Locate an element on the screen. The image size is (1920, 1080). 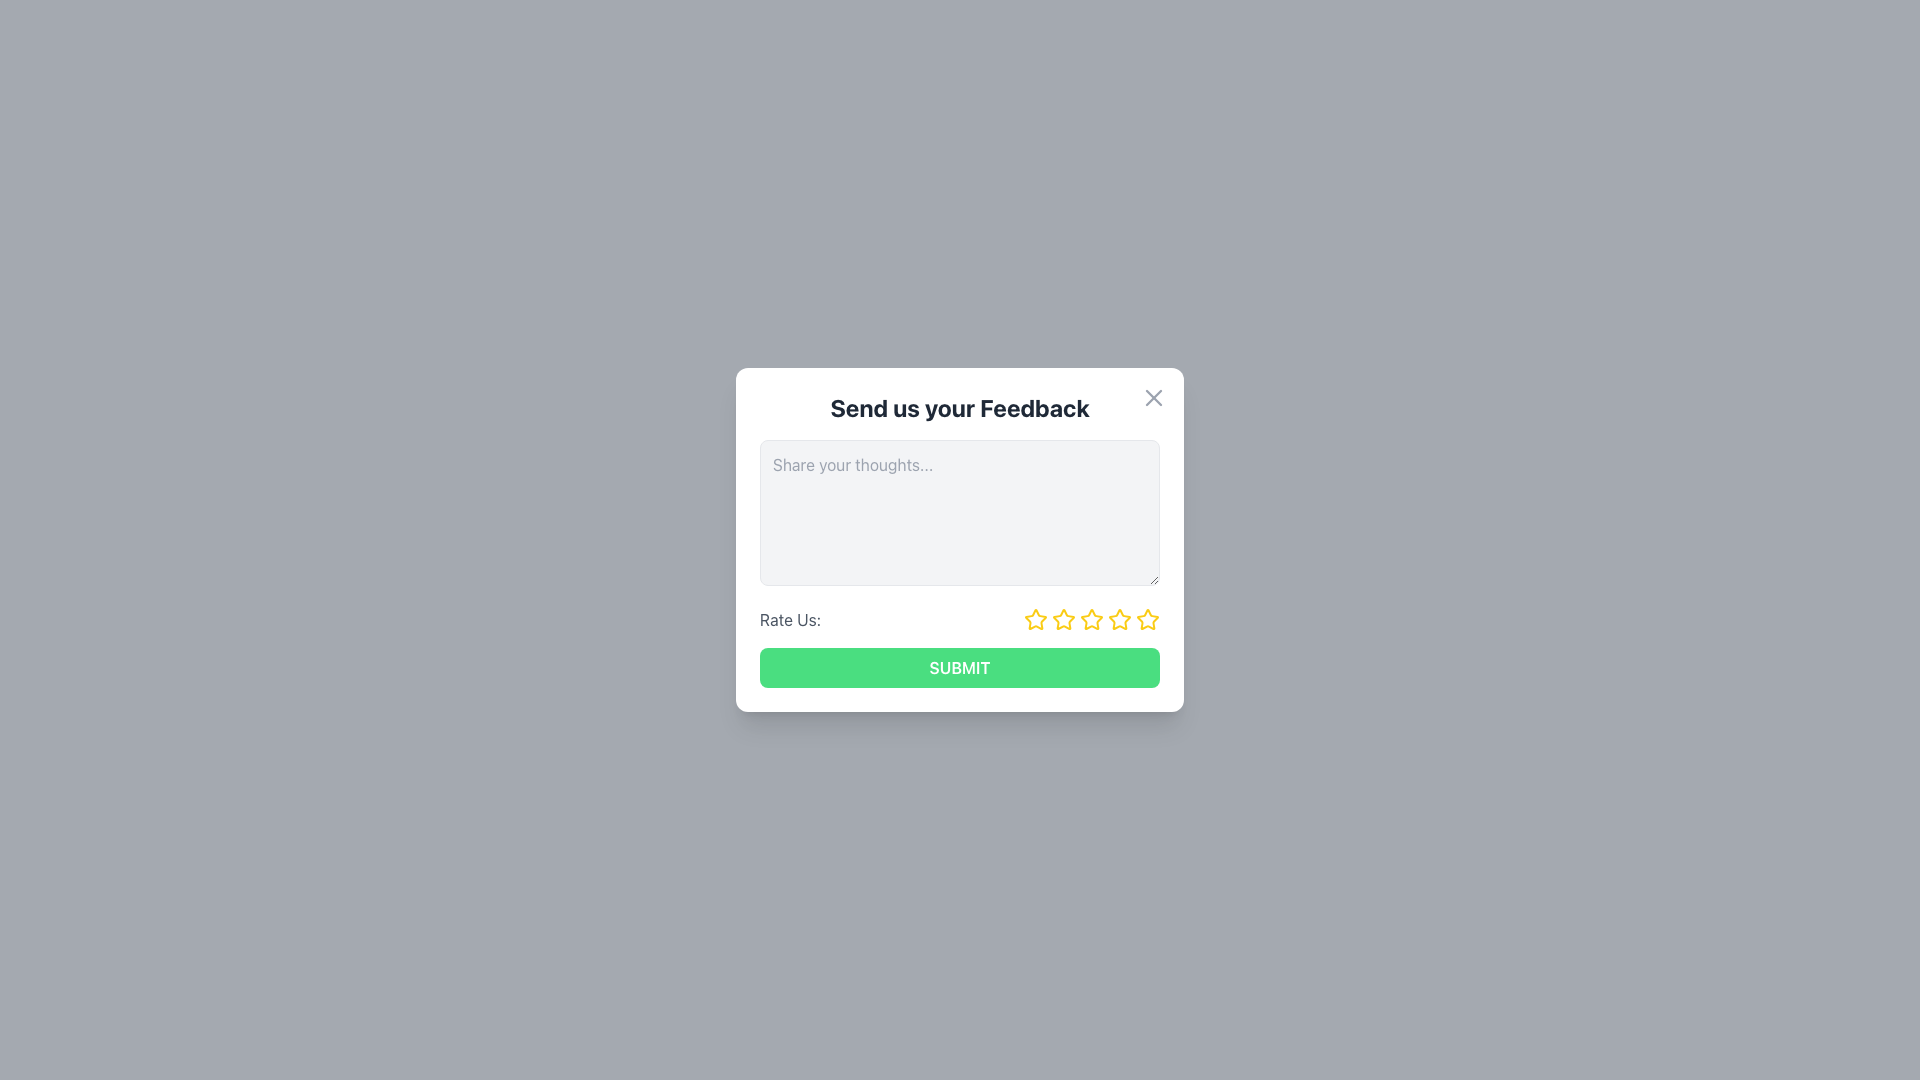
the fifth star in the sequence of rating stars, which is a yellow star-shaped SVG icon with a hollow center is located at coordinates (1147, 618).